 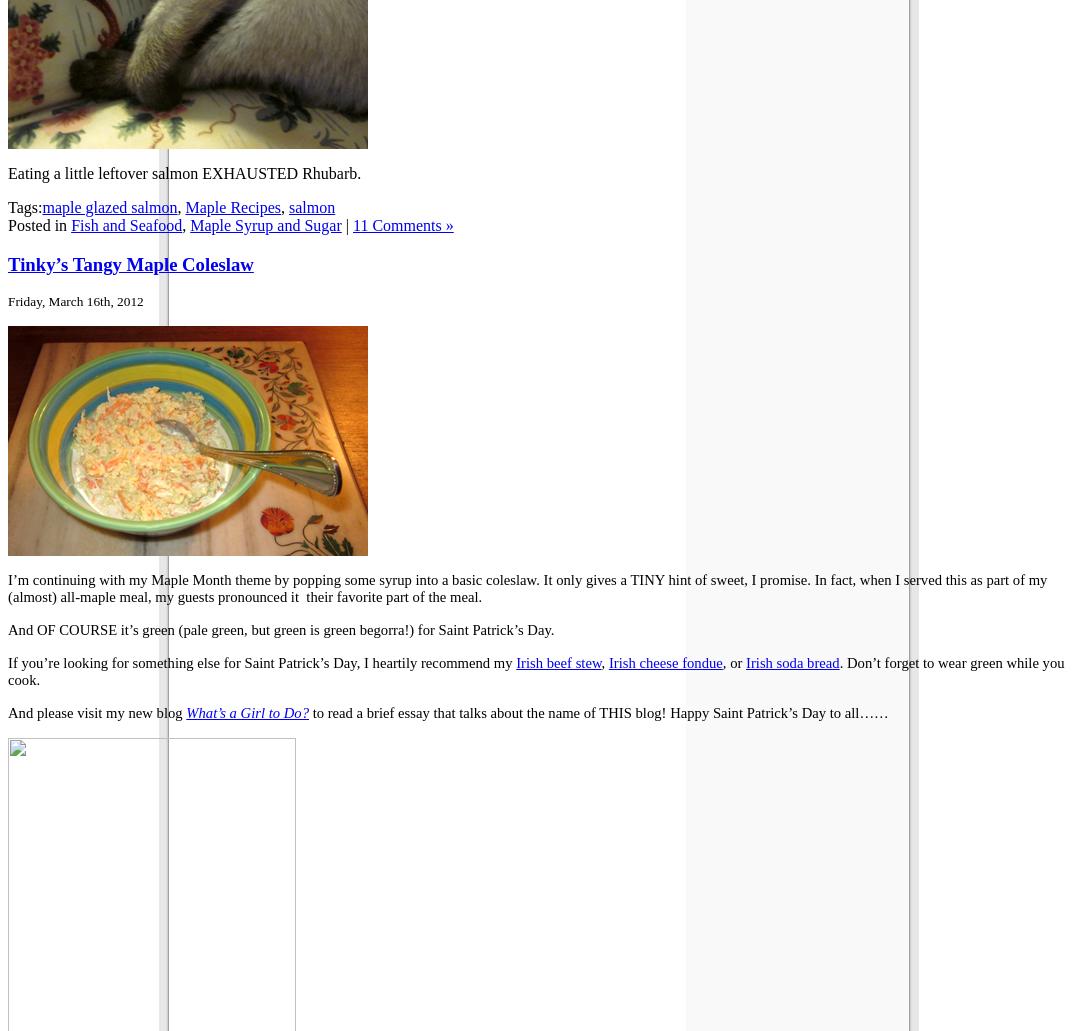 I want to click on 'I’m continuing with my Maple Month theme by popping some syrup into a basic coleslaw. It only gives a TINY hint of sweet, I promise. In fact, when I served this as part of my (almost) all-maple meal, my guests pronounced it  their favorite part of the meal.', so click(x=6, y=587).